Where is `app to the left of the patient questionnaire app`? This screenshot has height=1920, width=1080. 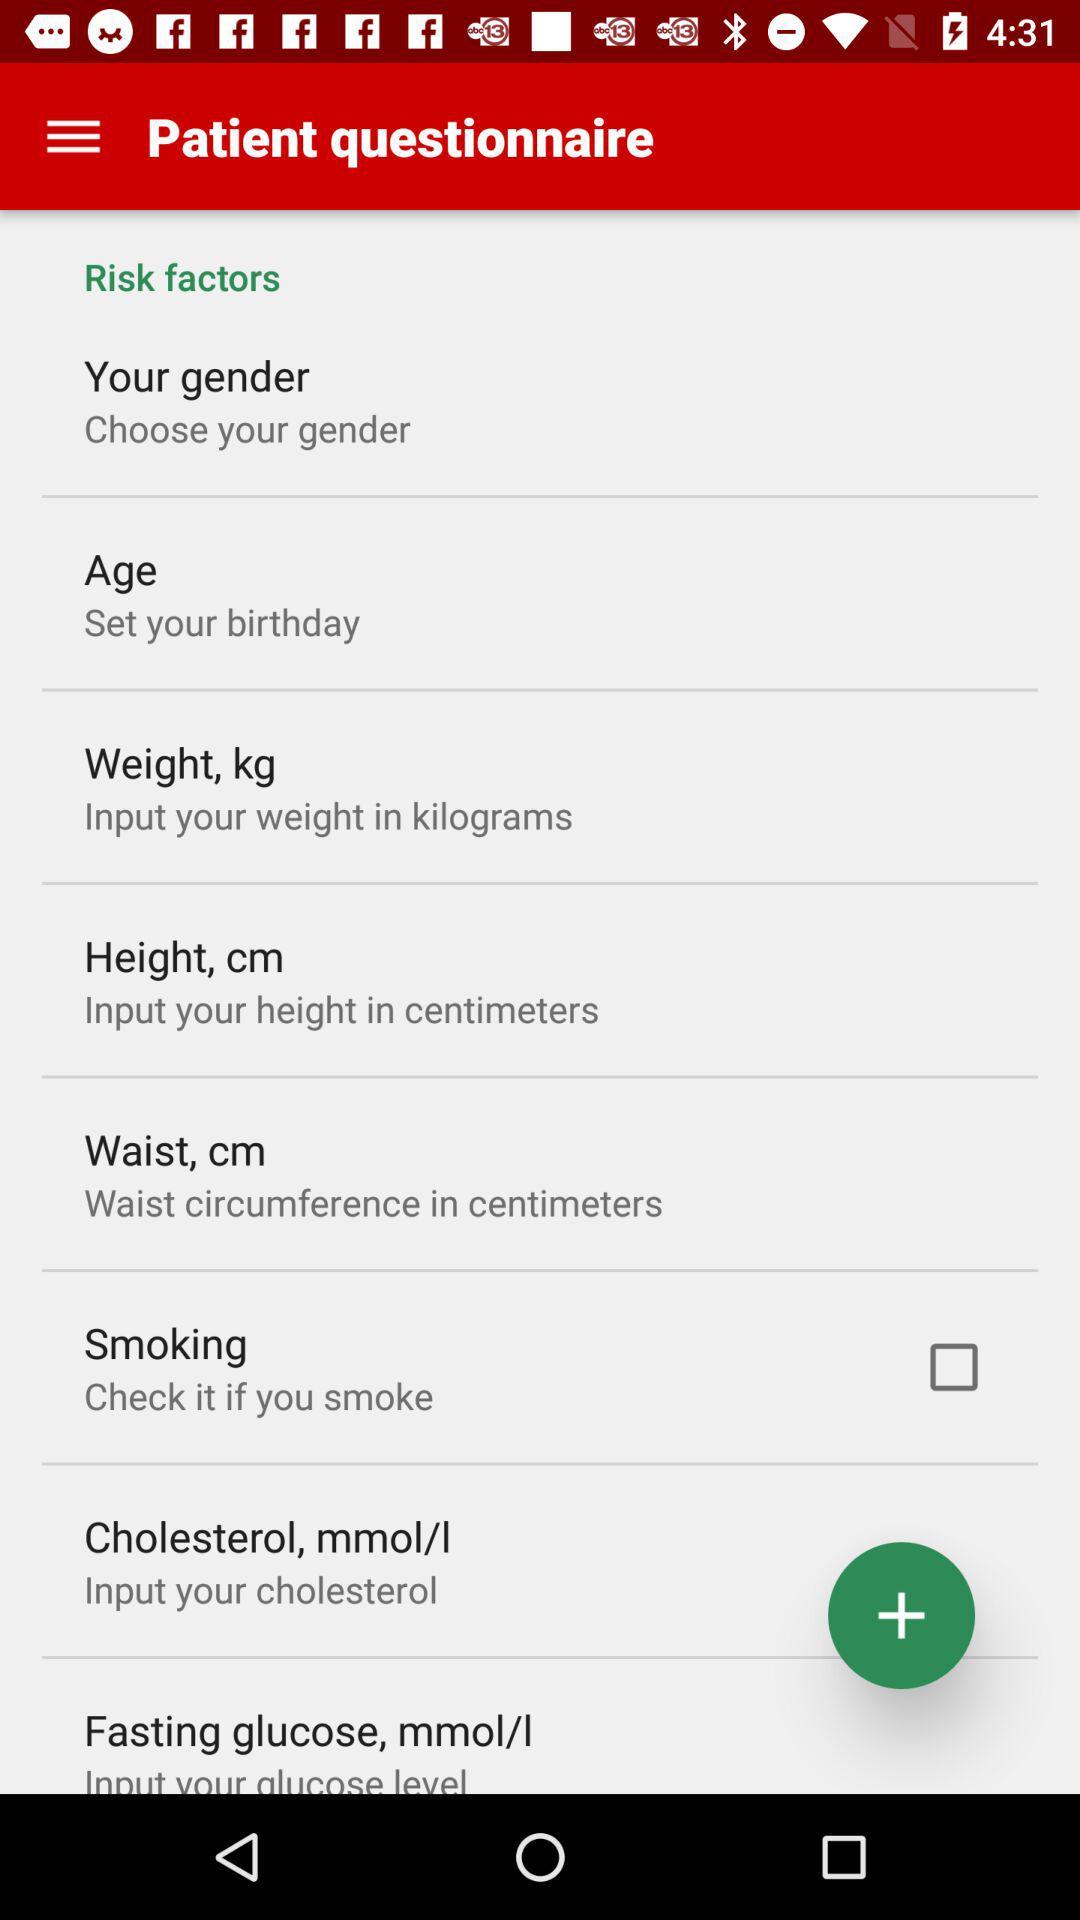
app to the left of the patient questionnaire app is located at coordinates (72, 135).